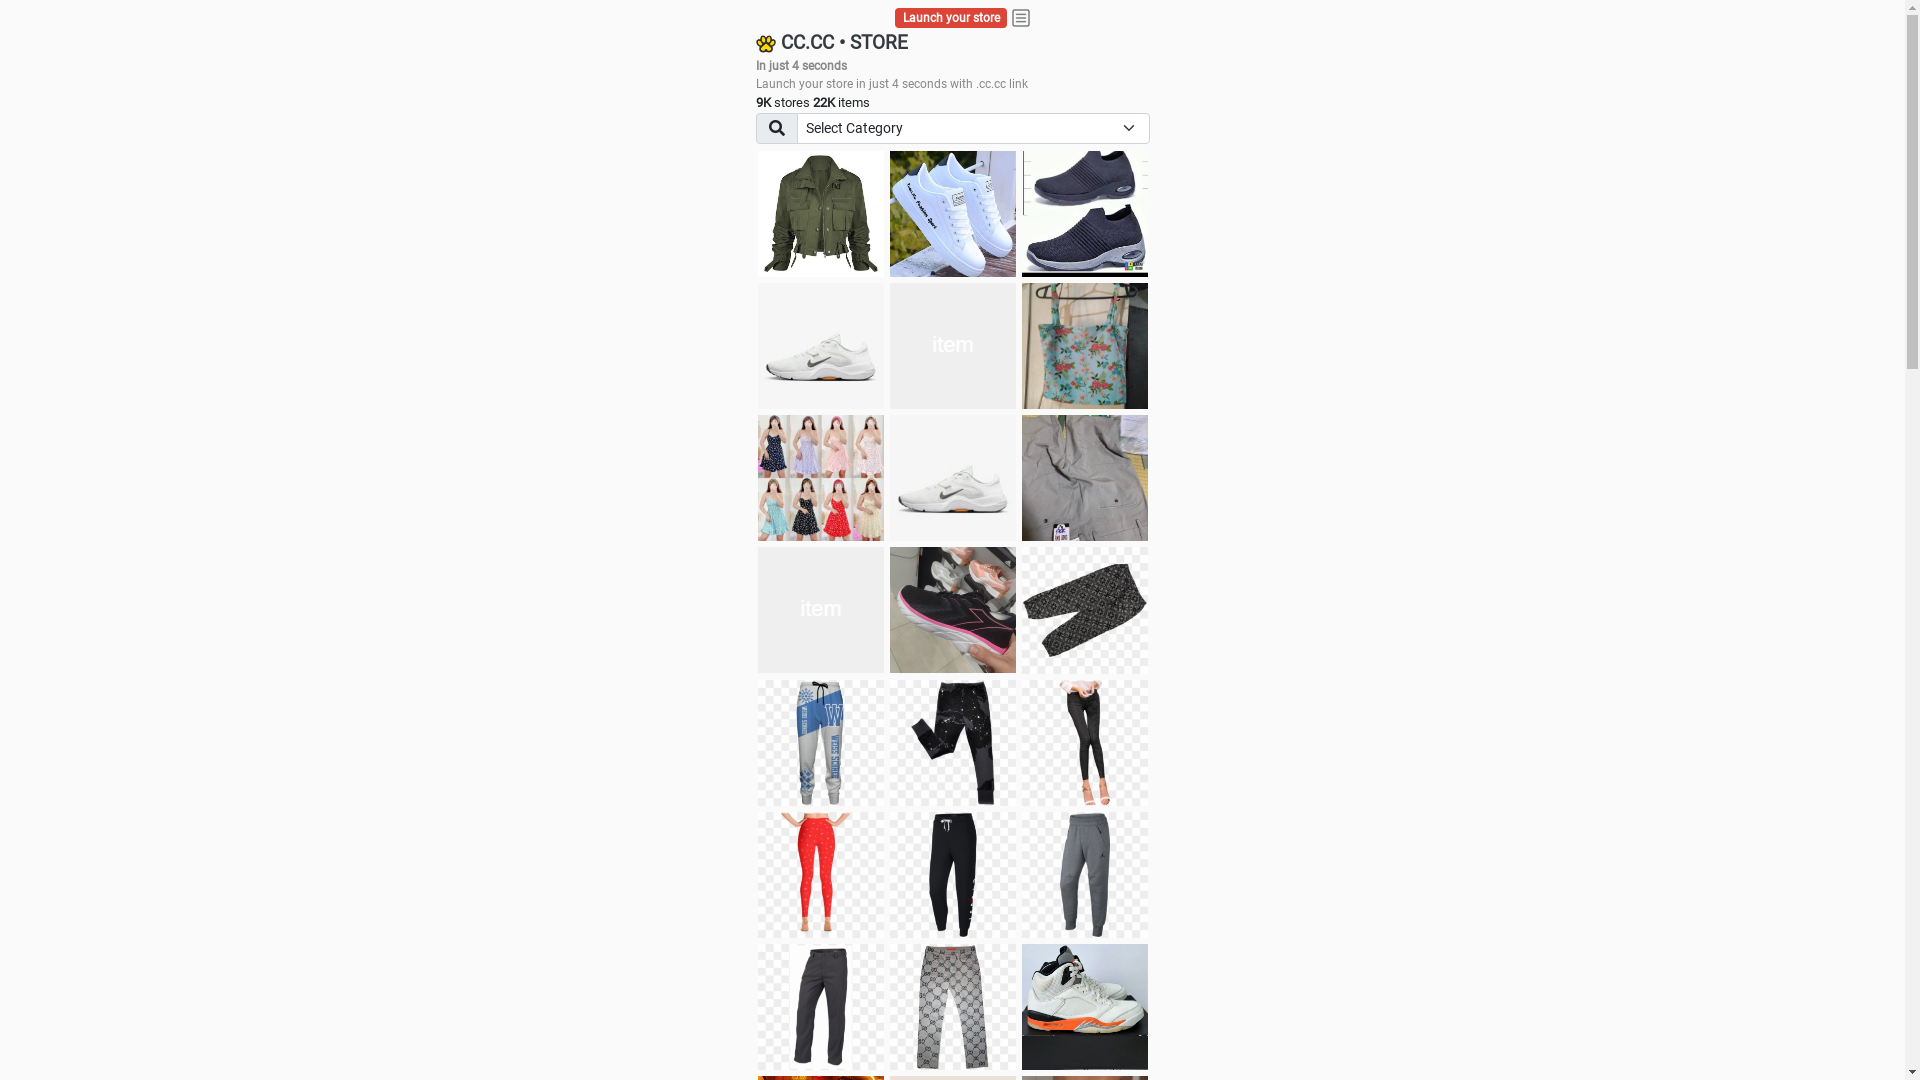 This screenshot has width=1920, height=1080. I want to click on 'Pant', so click(952, 1006).